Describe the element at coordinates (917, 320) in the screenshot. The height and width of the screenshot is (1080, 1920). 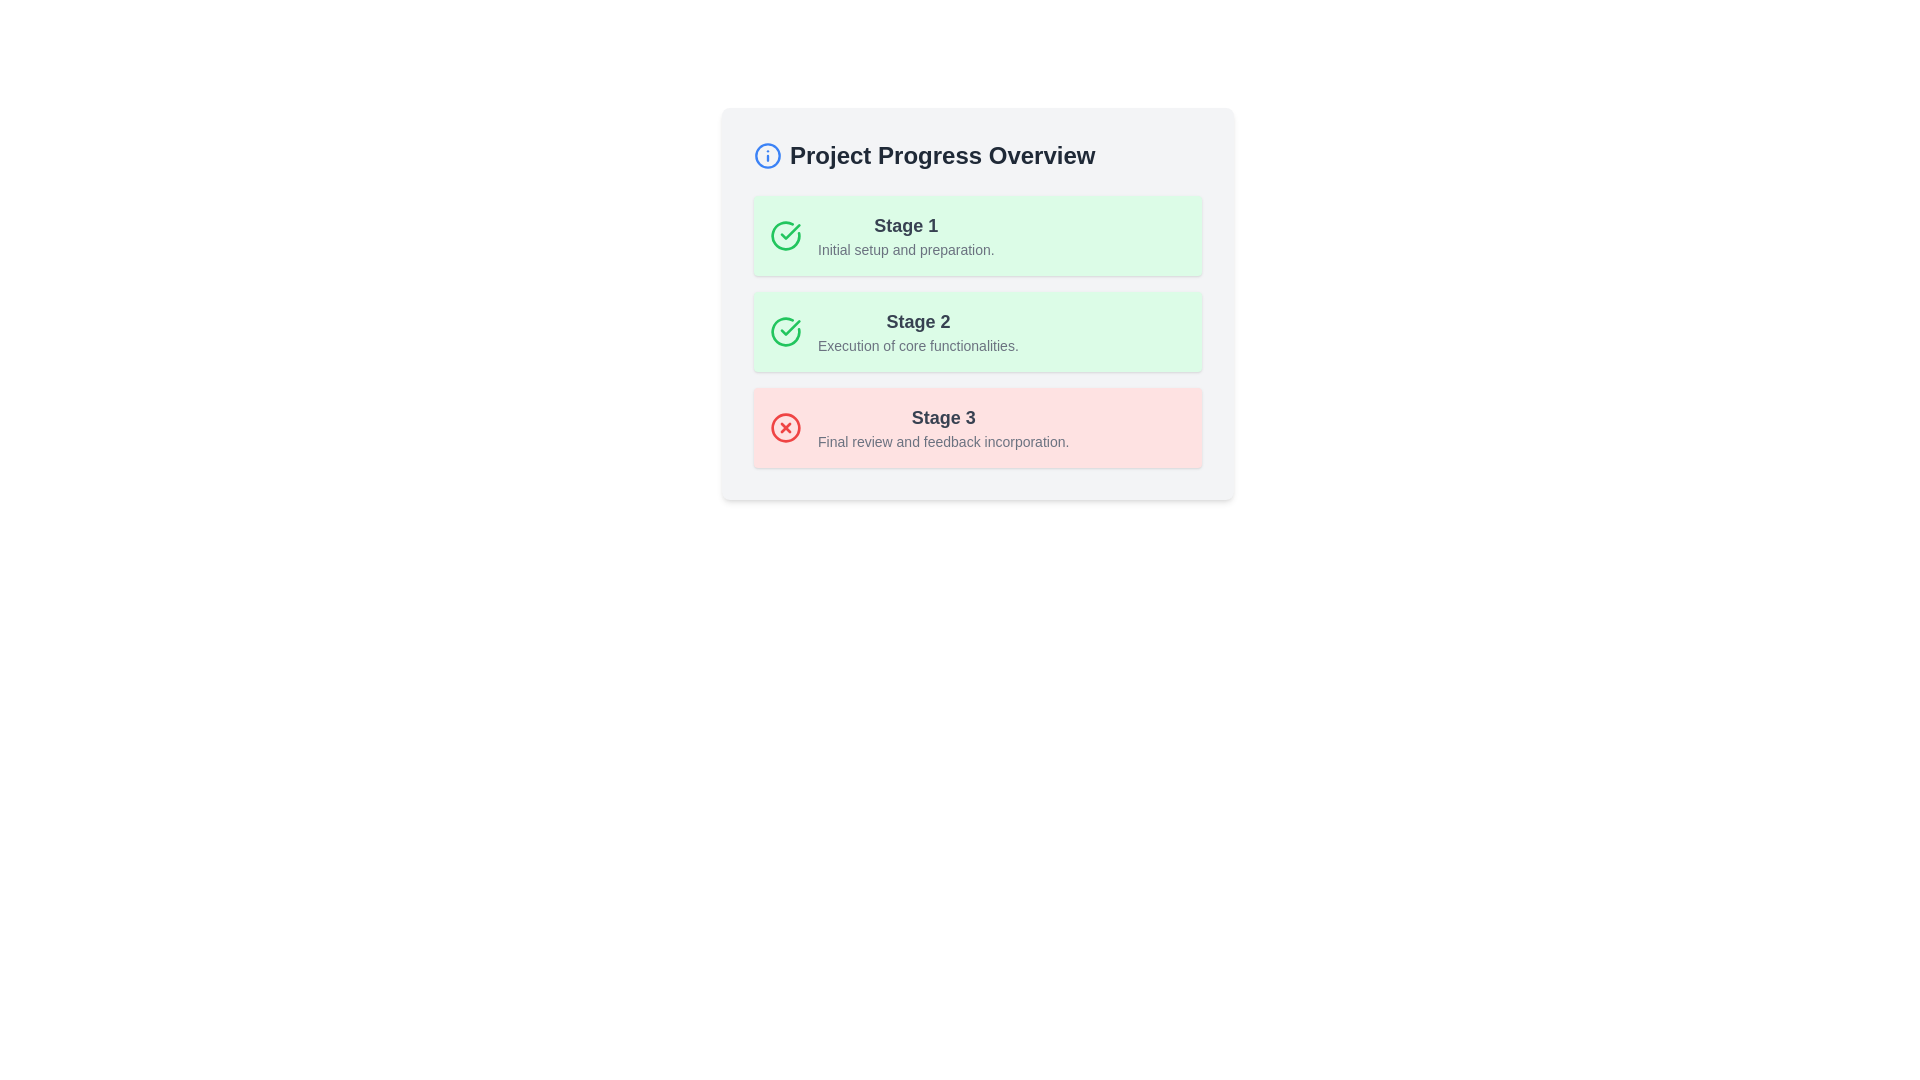
I see `the static text label displaying 'Stage 2' in bold, dark gray font, which is part of a step-by-step progress layout` at that location.